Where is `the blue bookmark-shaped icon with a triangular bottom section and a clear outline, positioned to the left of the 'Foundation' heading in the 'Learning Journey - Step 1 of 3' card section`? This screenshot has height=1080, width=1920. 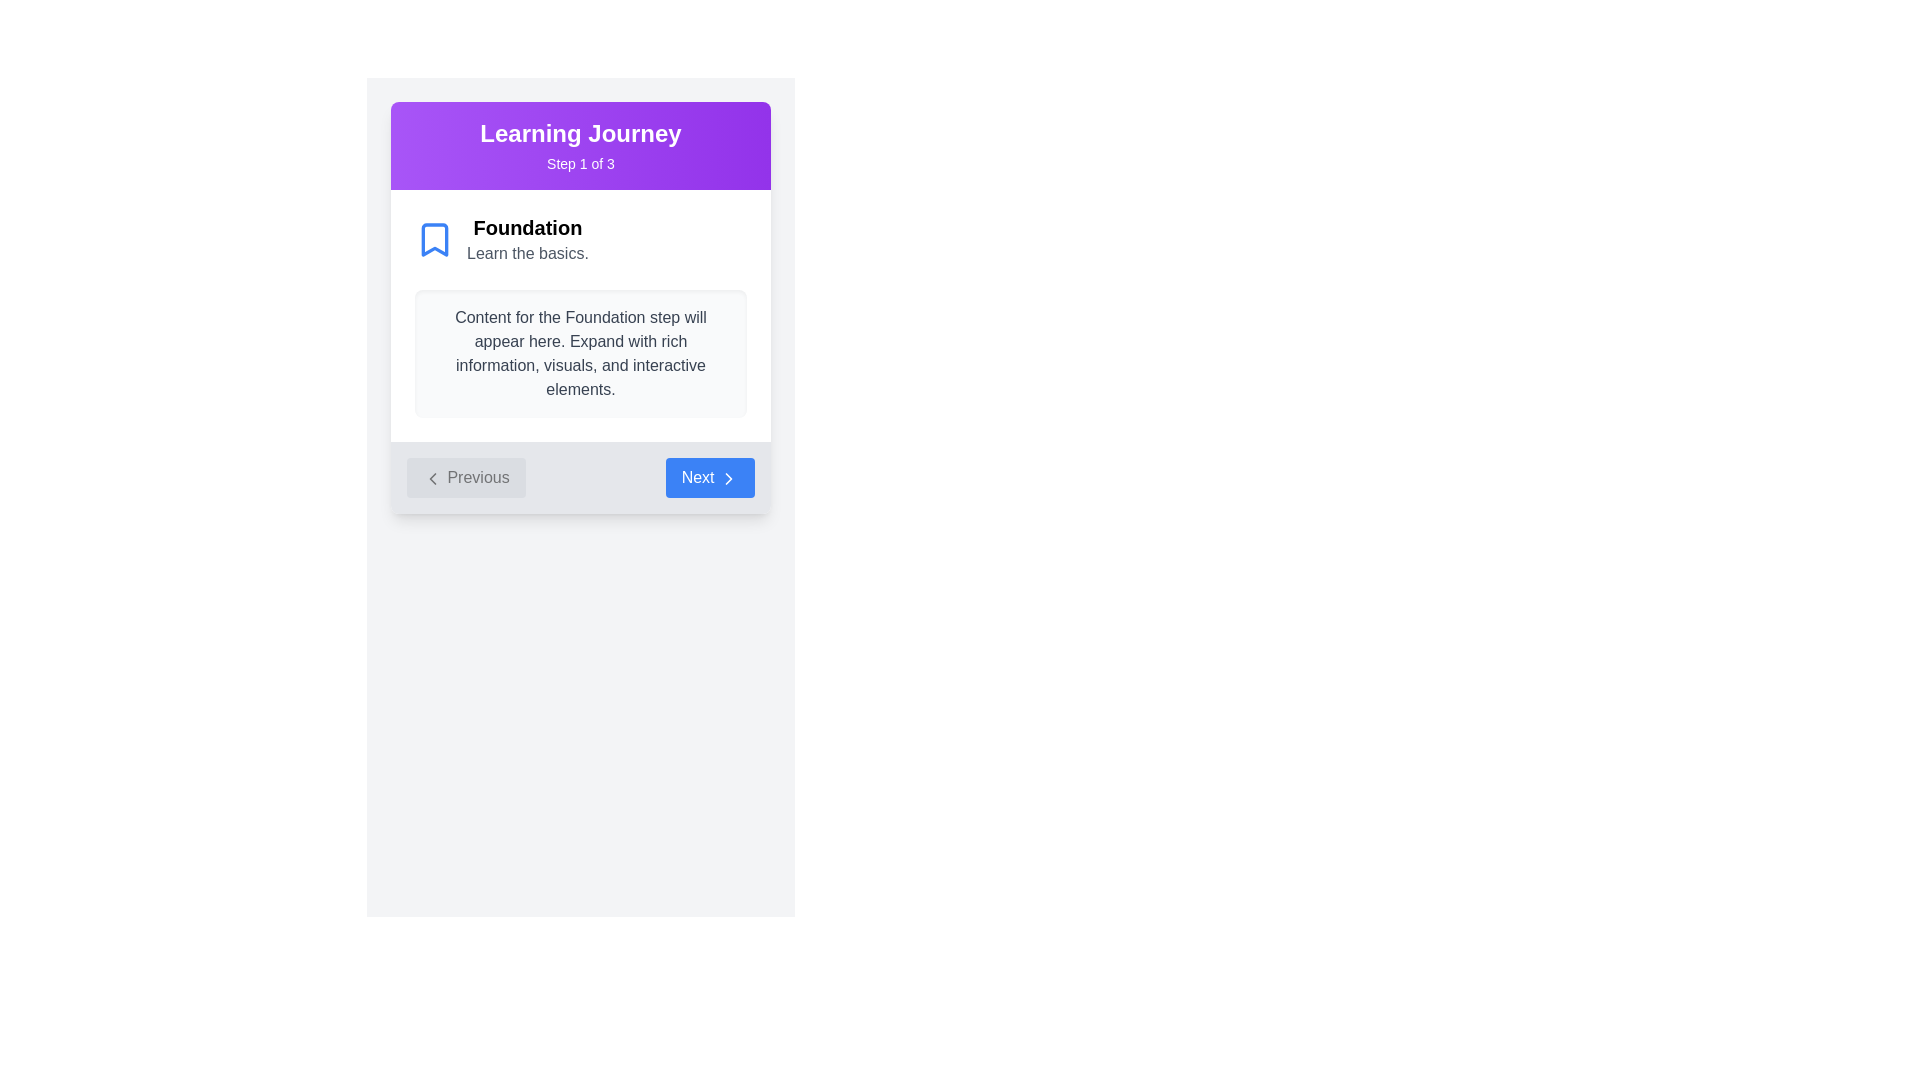 the blue bookmark-shaped icon with a triangular bottom section and a clear outline, positioned to the left of the 'Foundation' heading in the 'Learning Journey - Step 1 of 3' card section is located at coordinates (434, 238).